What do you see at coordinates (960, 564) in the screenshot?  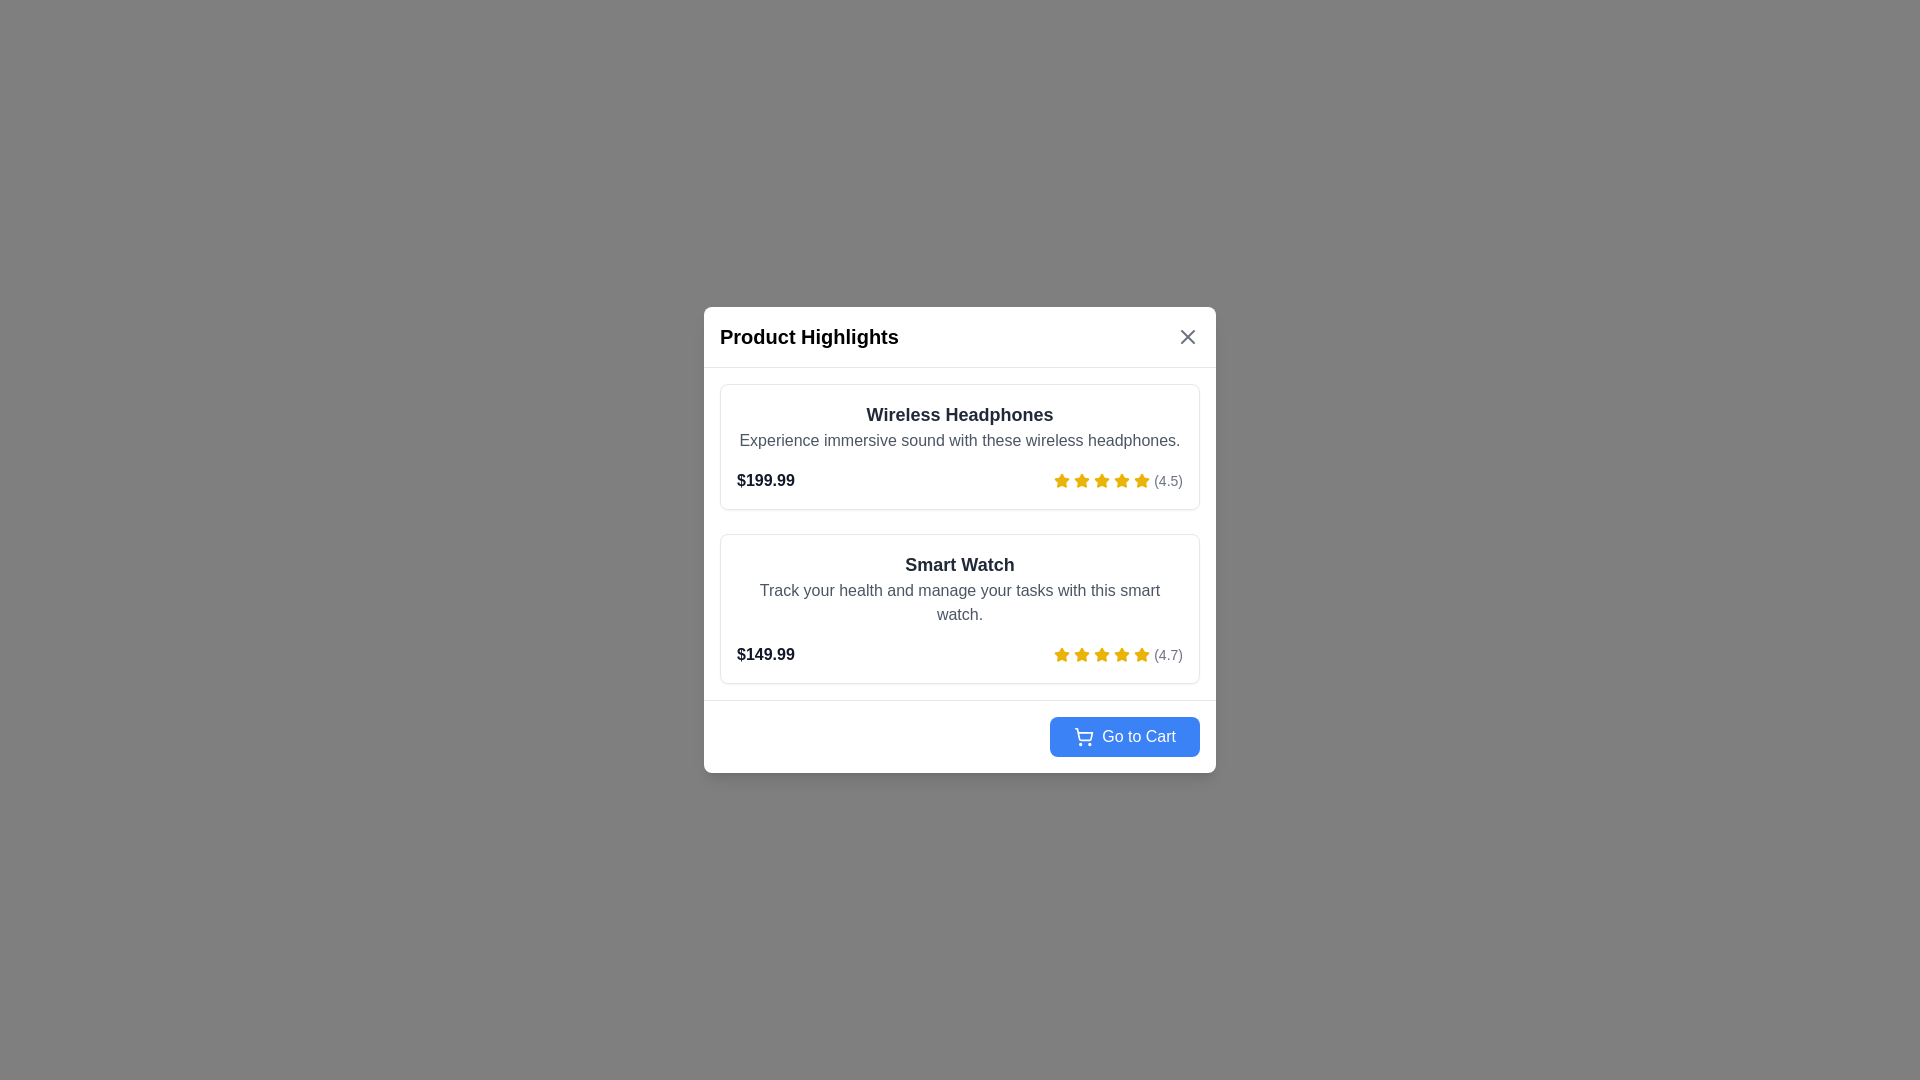 I see `the 'Smart Watch' text element, which is displayed prominently in bold and dark color within the 'Product Highlights' dialog box` at bounding box center [960, 564].